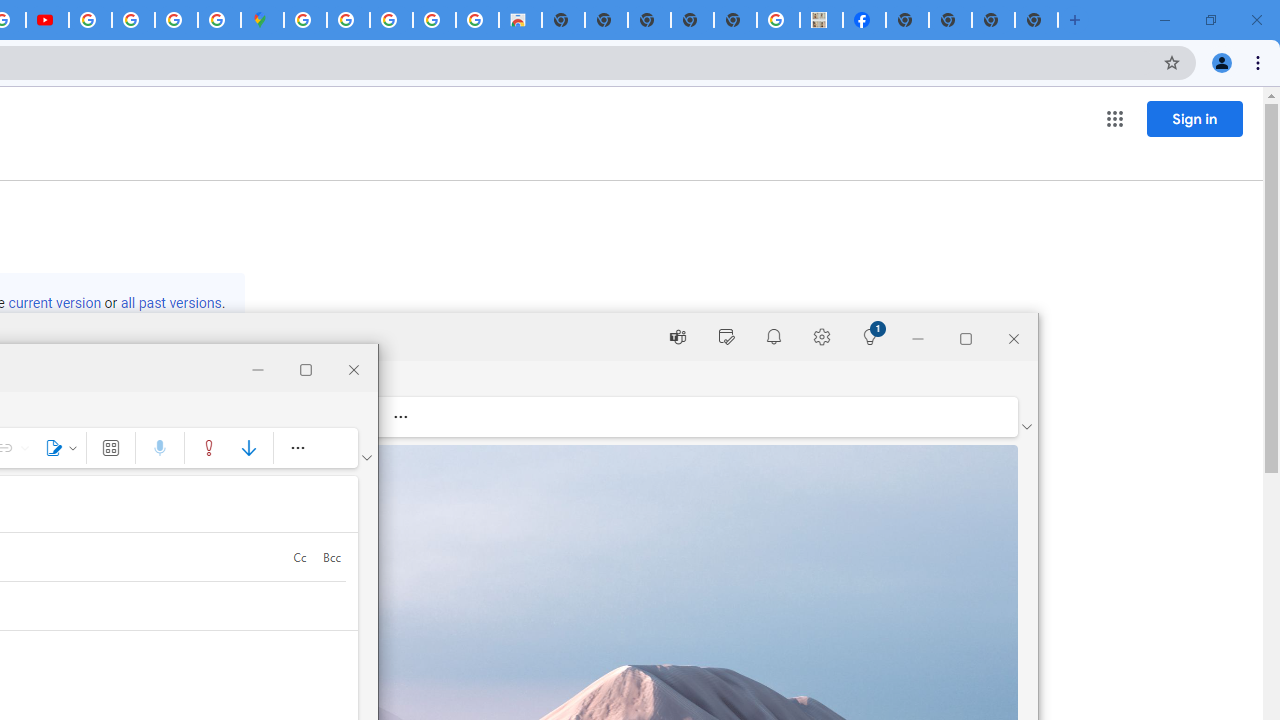  What do you see at coordinates (772, 335) in the screenshot?
I see `'Notifications'` at bounding box center [772, 335].